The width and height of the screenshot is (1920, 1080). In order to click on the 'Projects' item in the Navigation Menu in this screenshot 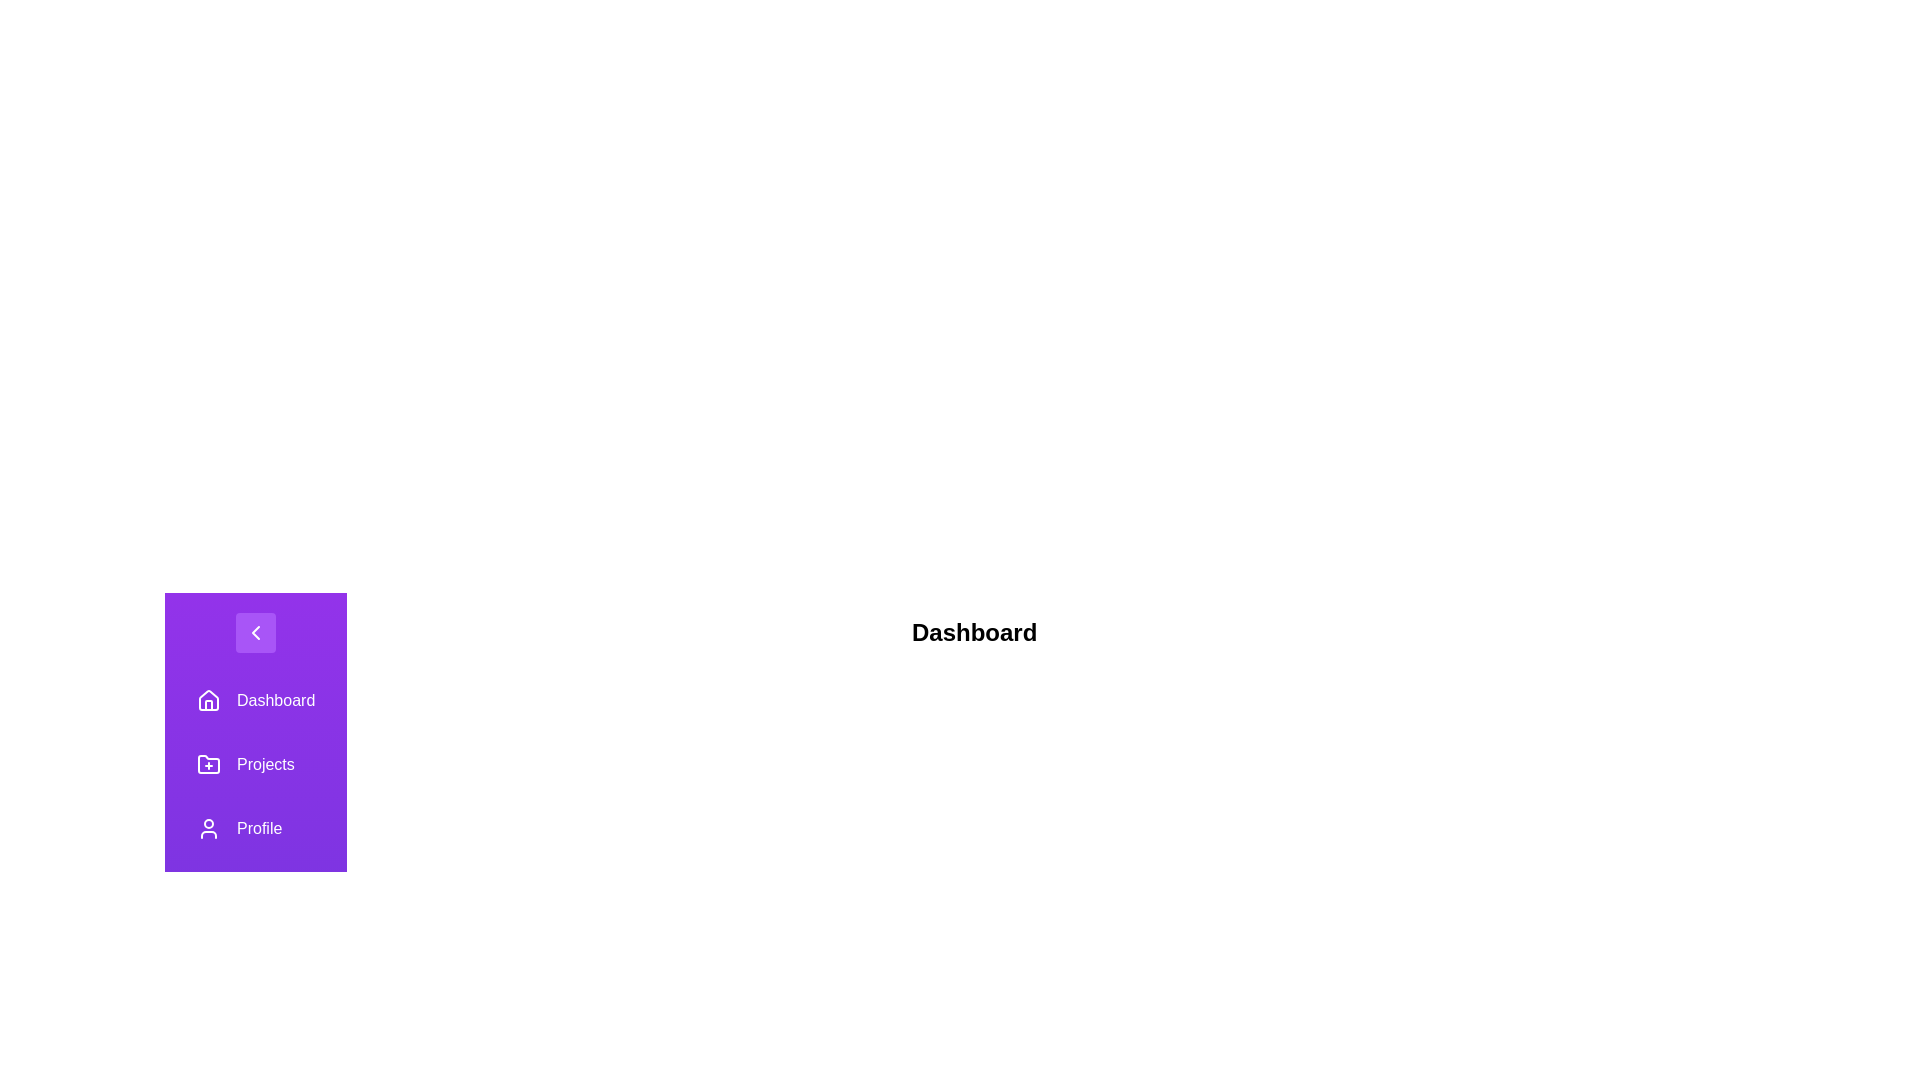, I will do `click(255, 796)`.